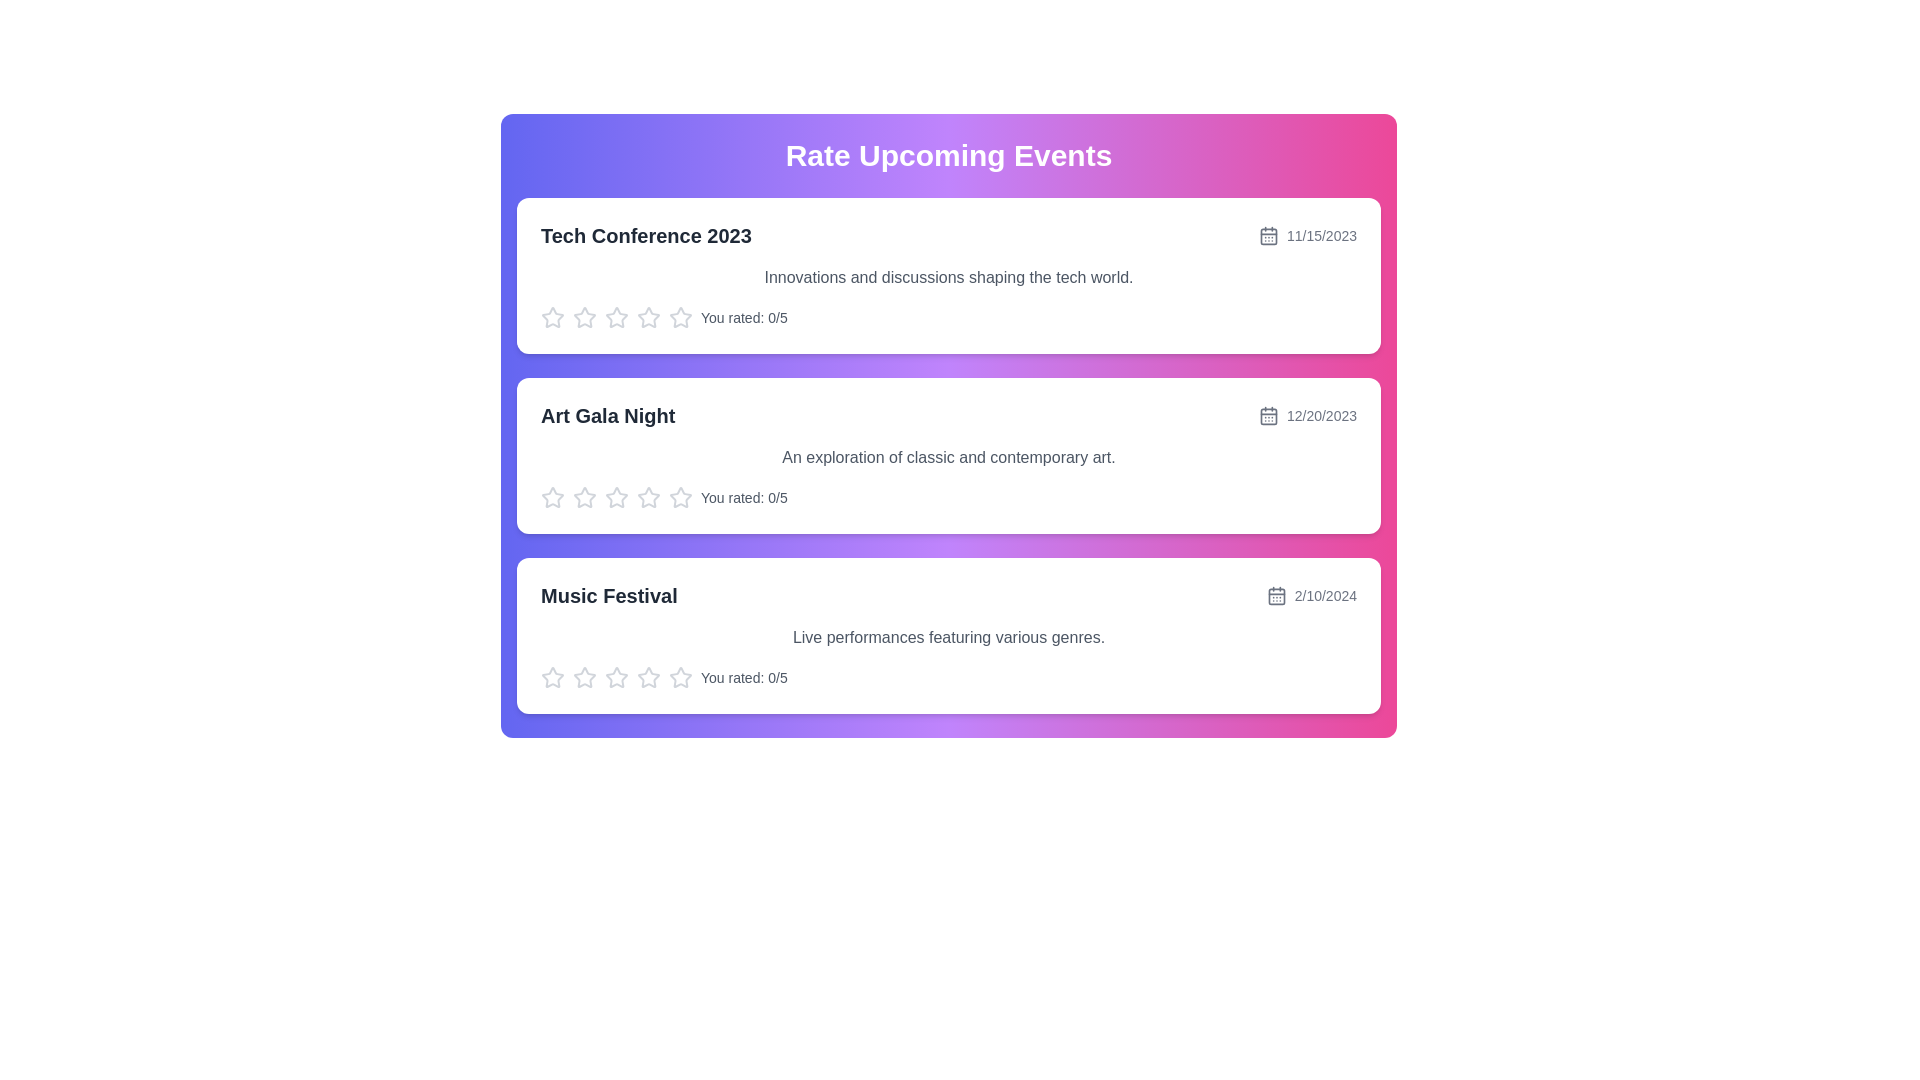 Image resolution: width=1920 pixels, height=1080 pixels. Describe the element at coordinates (648, 316) in the screenshot. I see `the third star-shaped rating icon, which is part of a group of five icons used for rating, located below the title 'Tech Conference 2023' and above 'You rated: 0/5'` at that location.